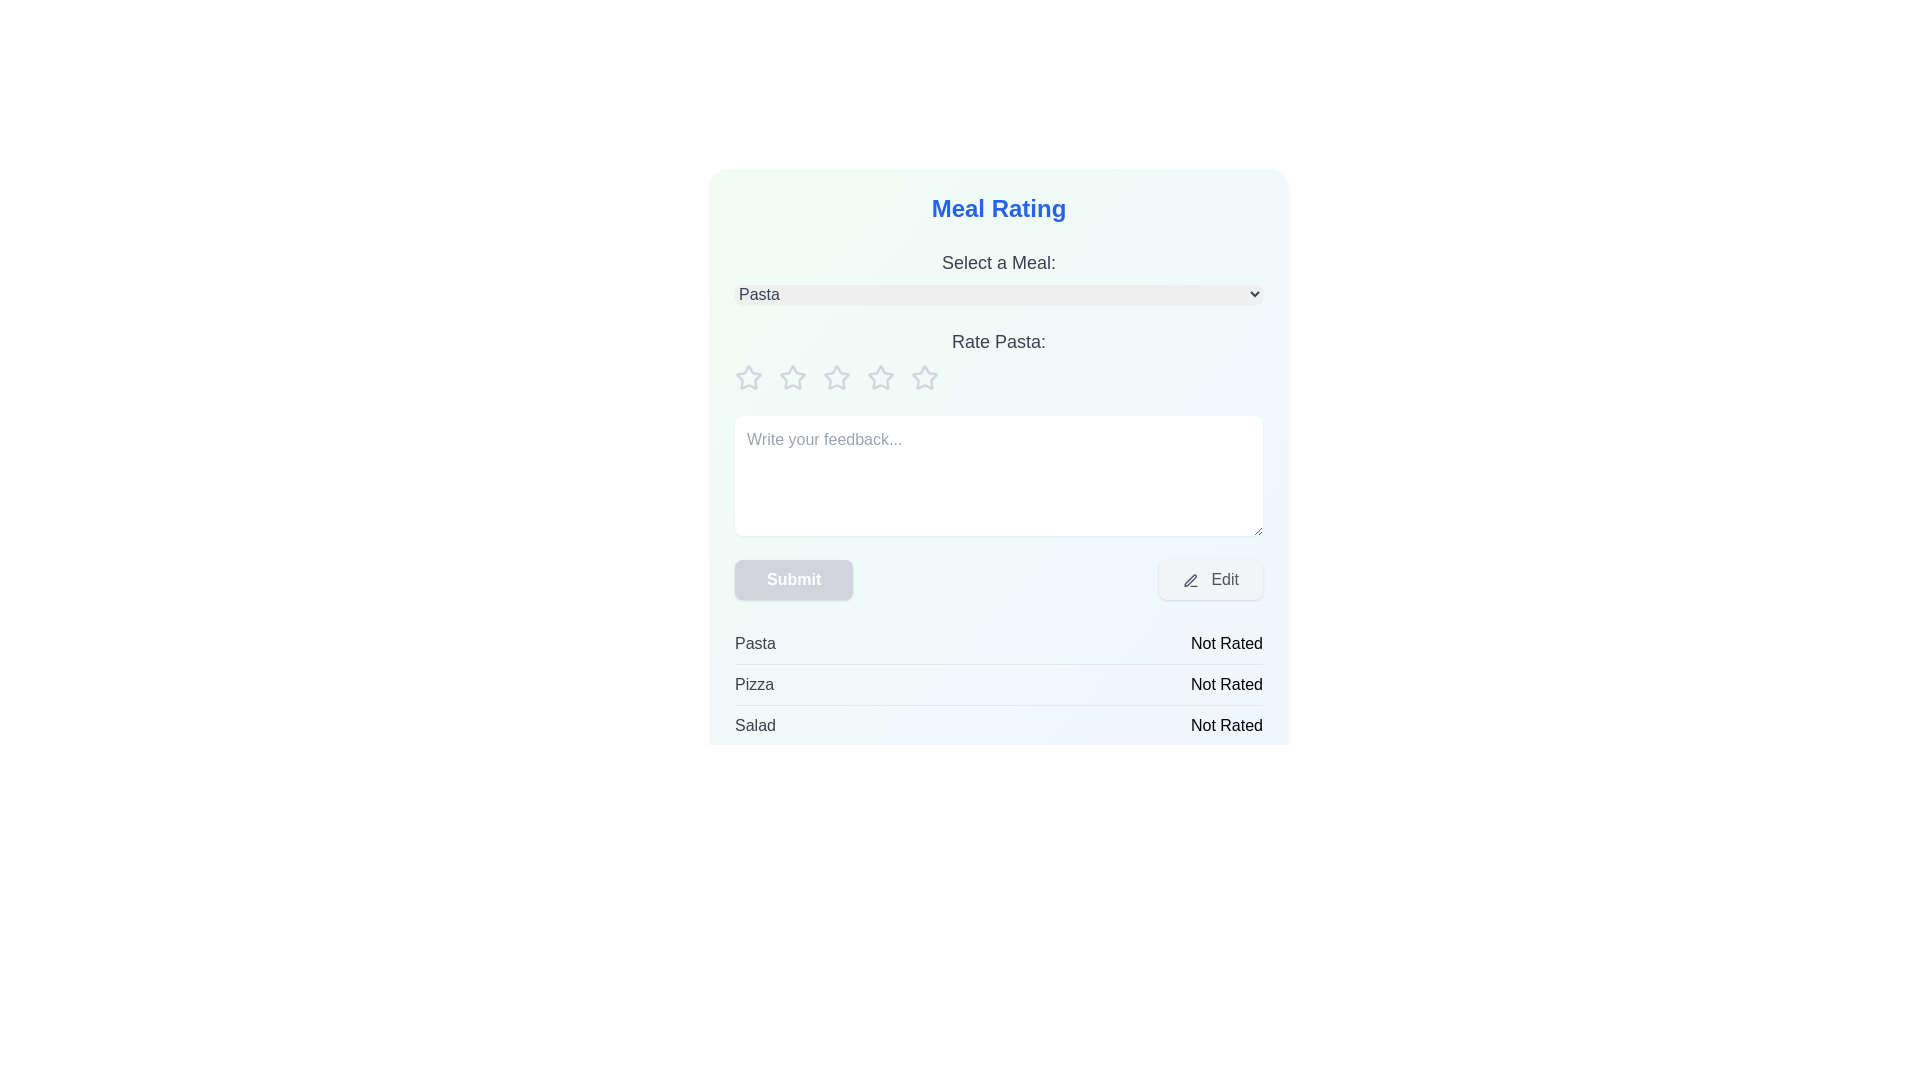  Describe the element at coordinates (998, 341) in the screenshot. I see `the static text label indicating the purpose of the rating widget for the meal 'Pasta', located below the meal selection dropdown` at that location.